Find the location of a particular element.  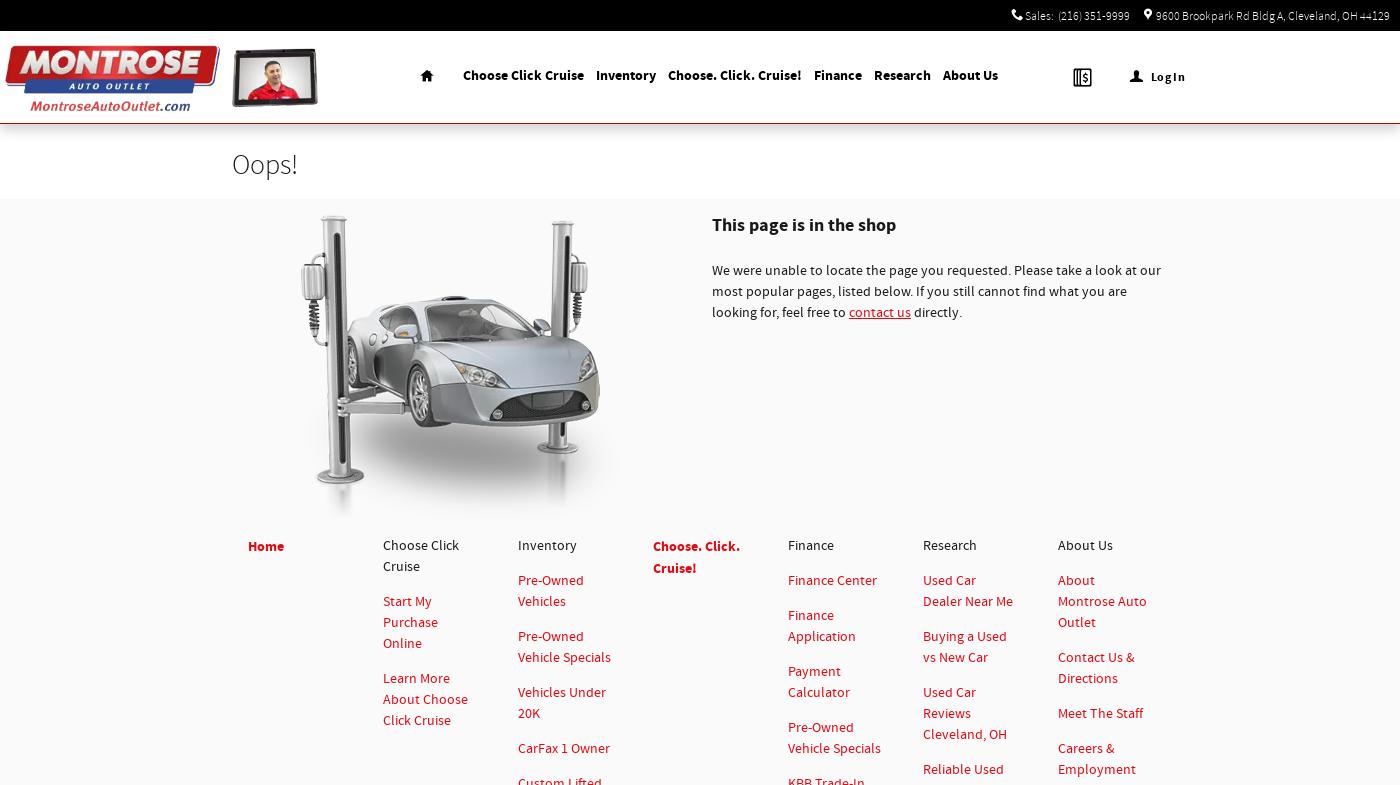

'Start My Purchase Online' is located at coordinates (383, 622).